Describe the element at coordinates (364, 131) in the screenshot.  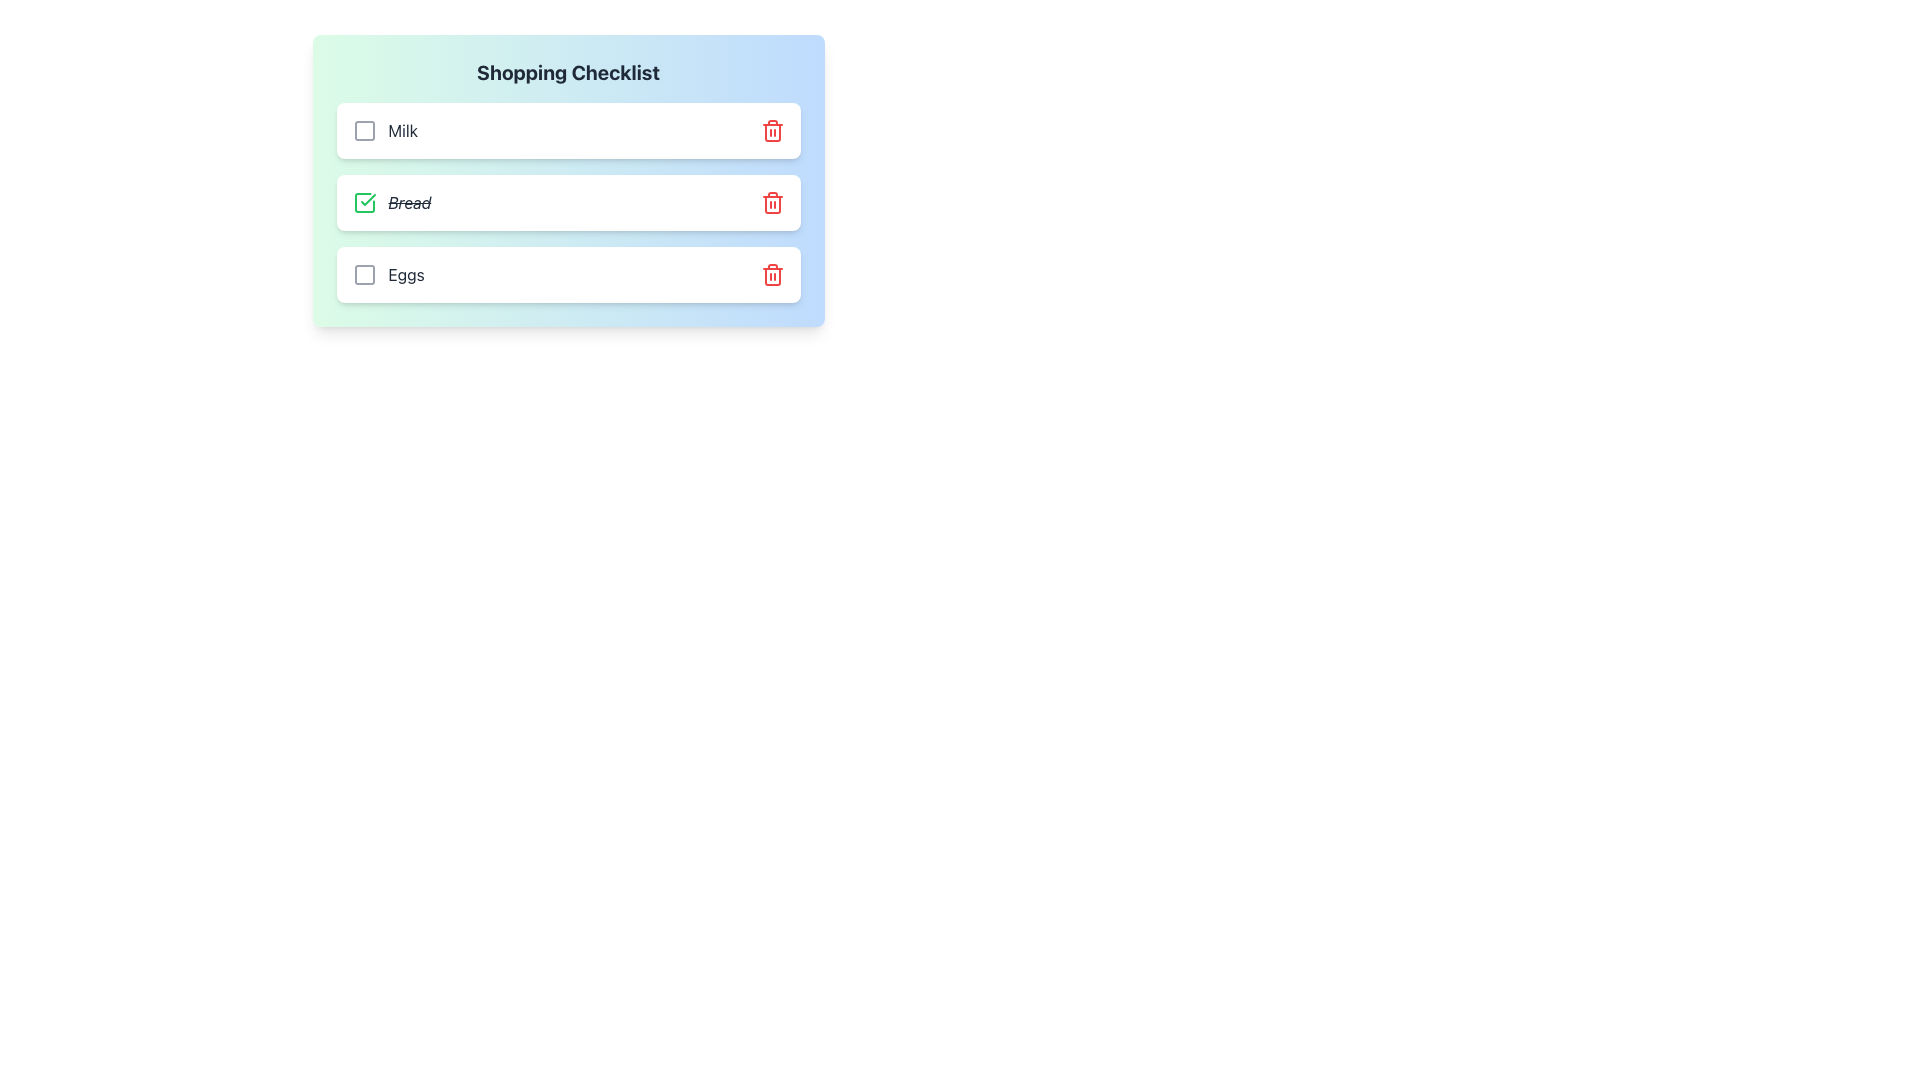
I see `the checkbox` at that location.